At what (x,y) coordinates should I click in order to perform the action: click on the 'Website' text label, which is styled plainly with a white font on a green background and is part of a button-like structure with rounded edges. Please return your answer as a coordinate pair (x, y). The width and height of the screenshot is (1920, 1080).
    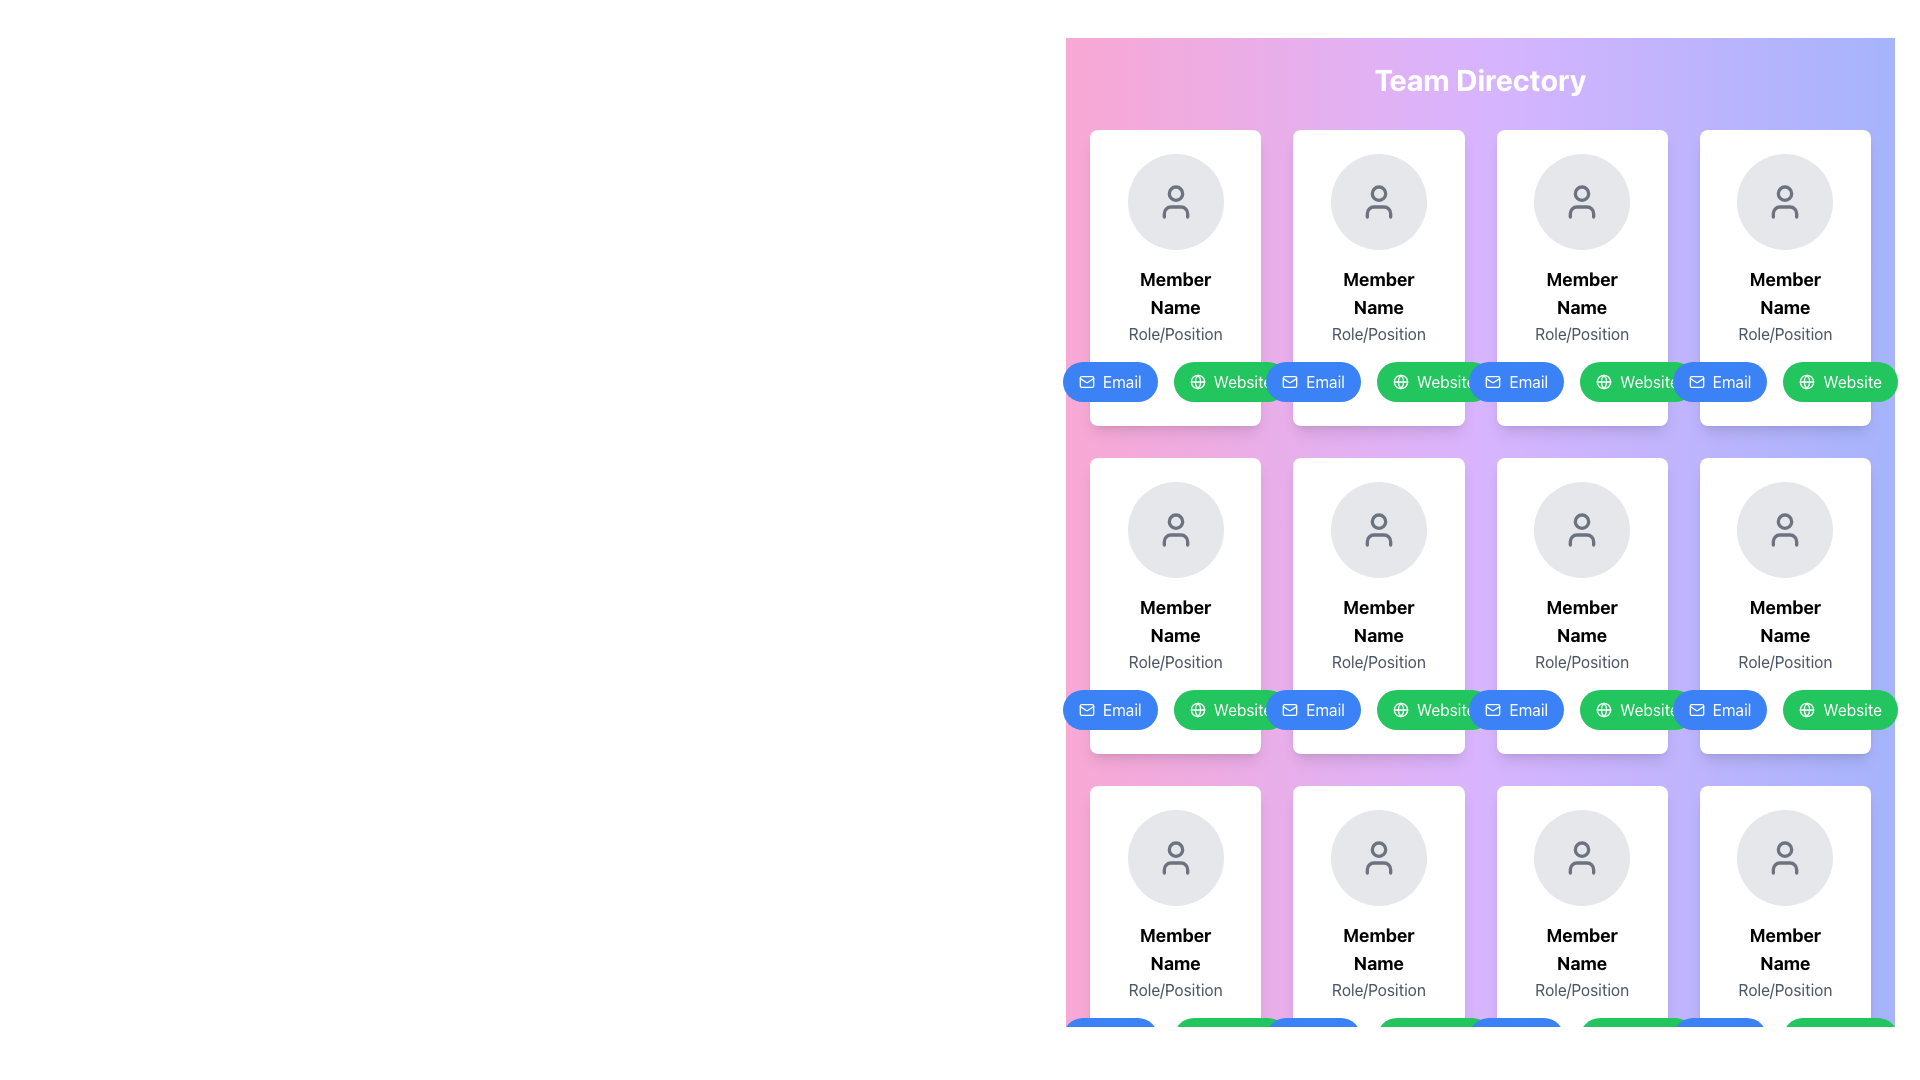
    Looking at the image, I should click on (1242, 1036).